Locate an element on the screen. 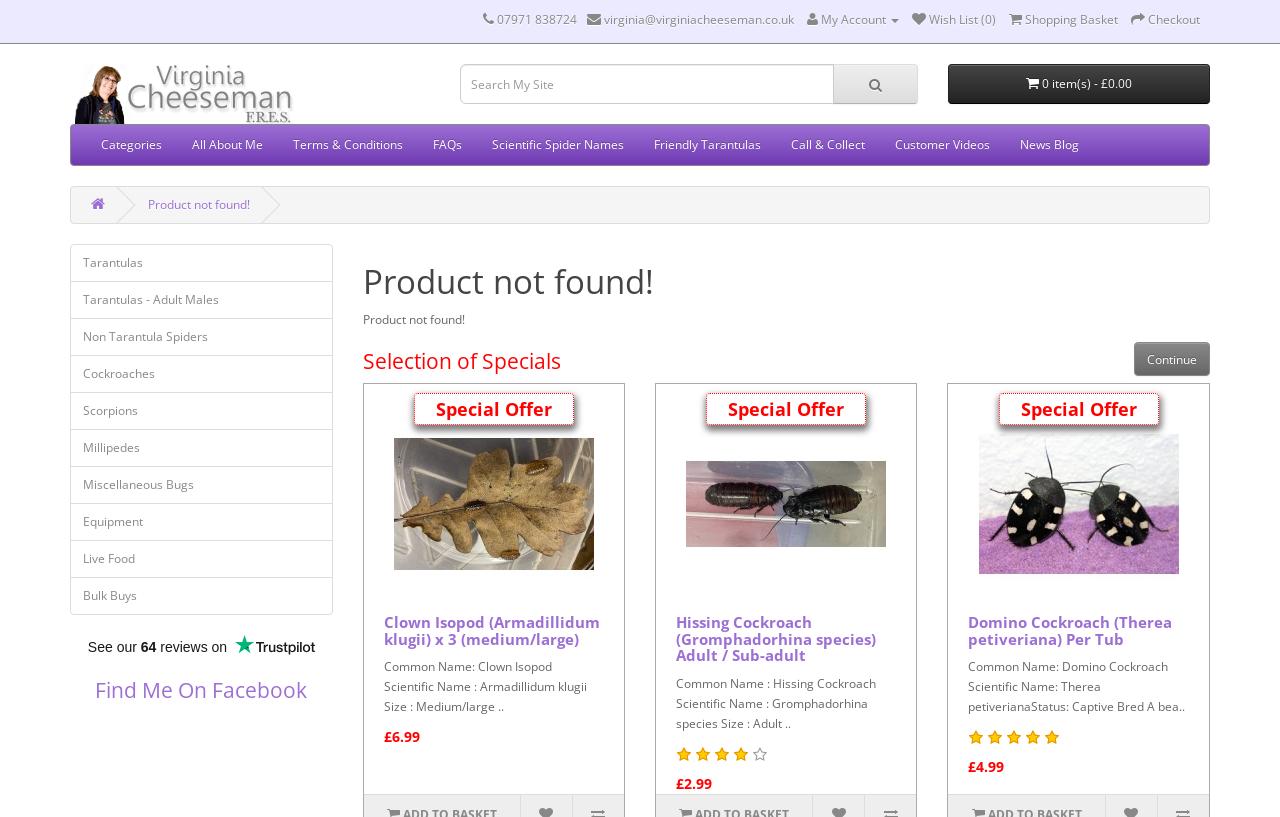 This screenshot has height=817, width=1280. 'FAQs' is located at coordinates (432, 144).